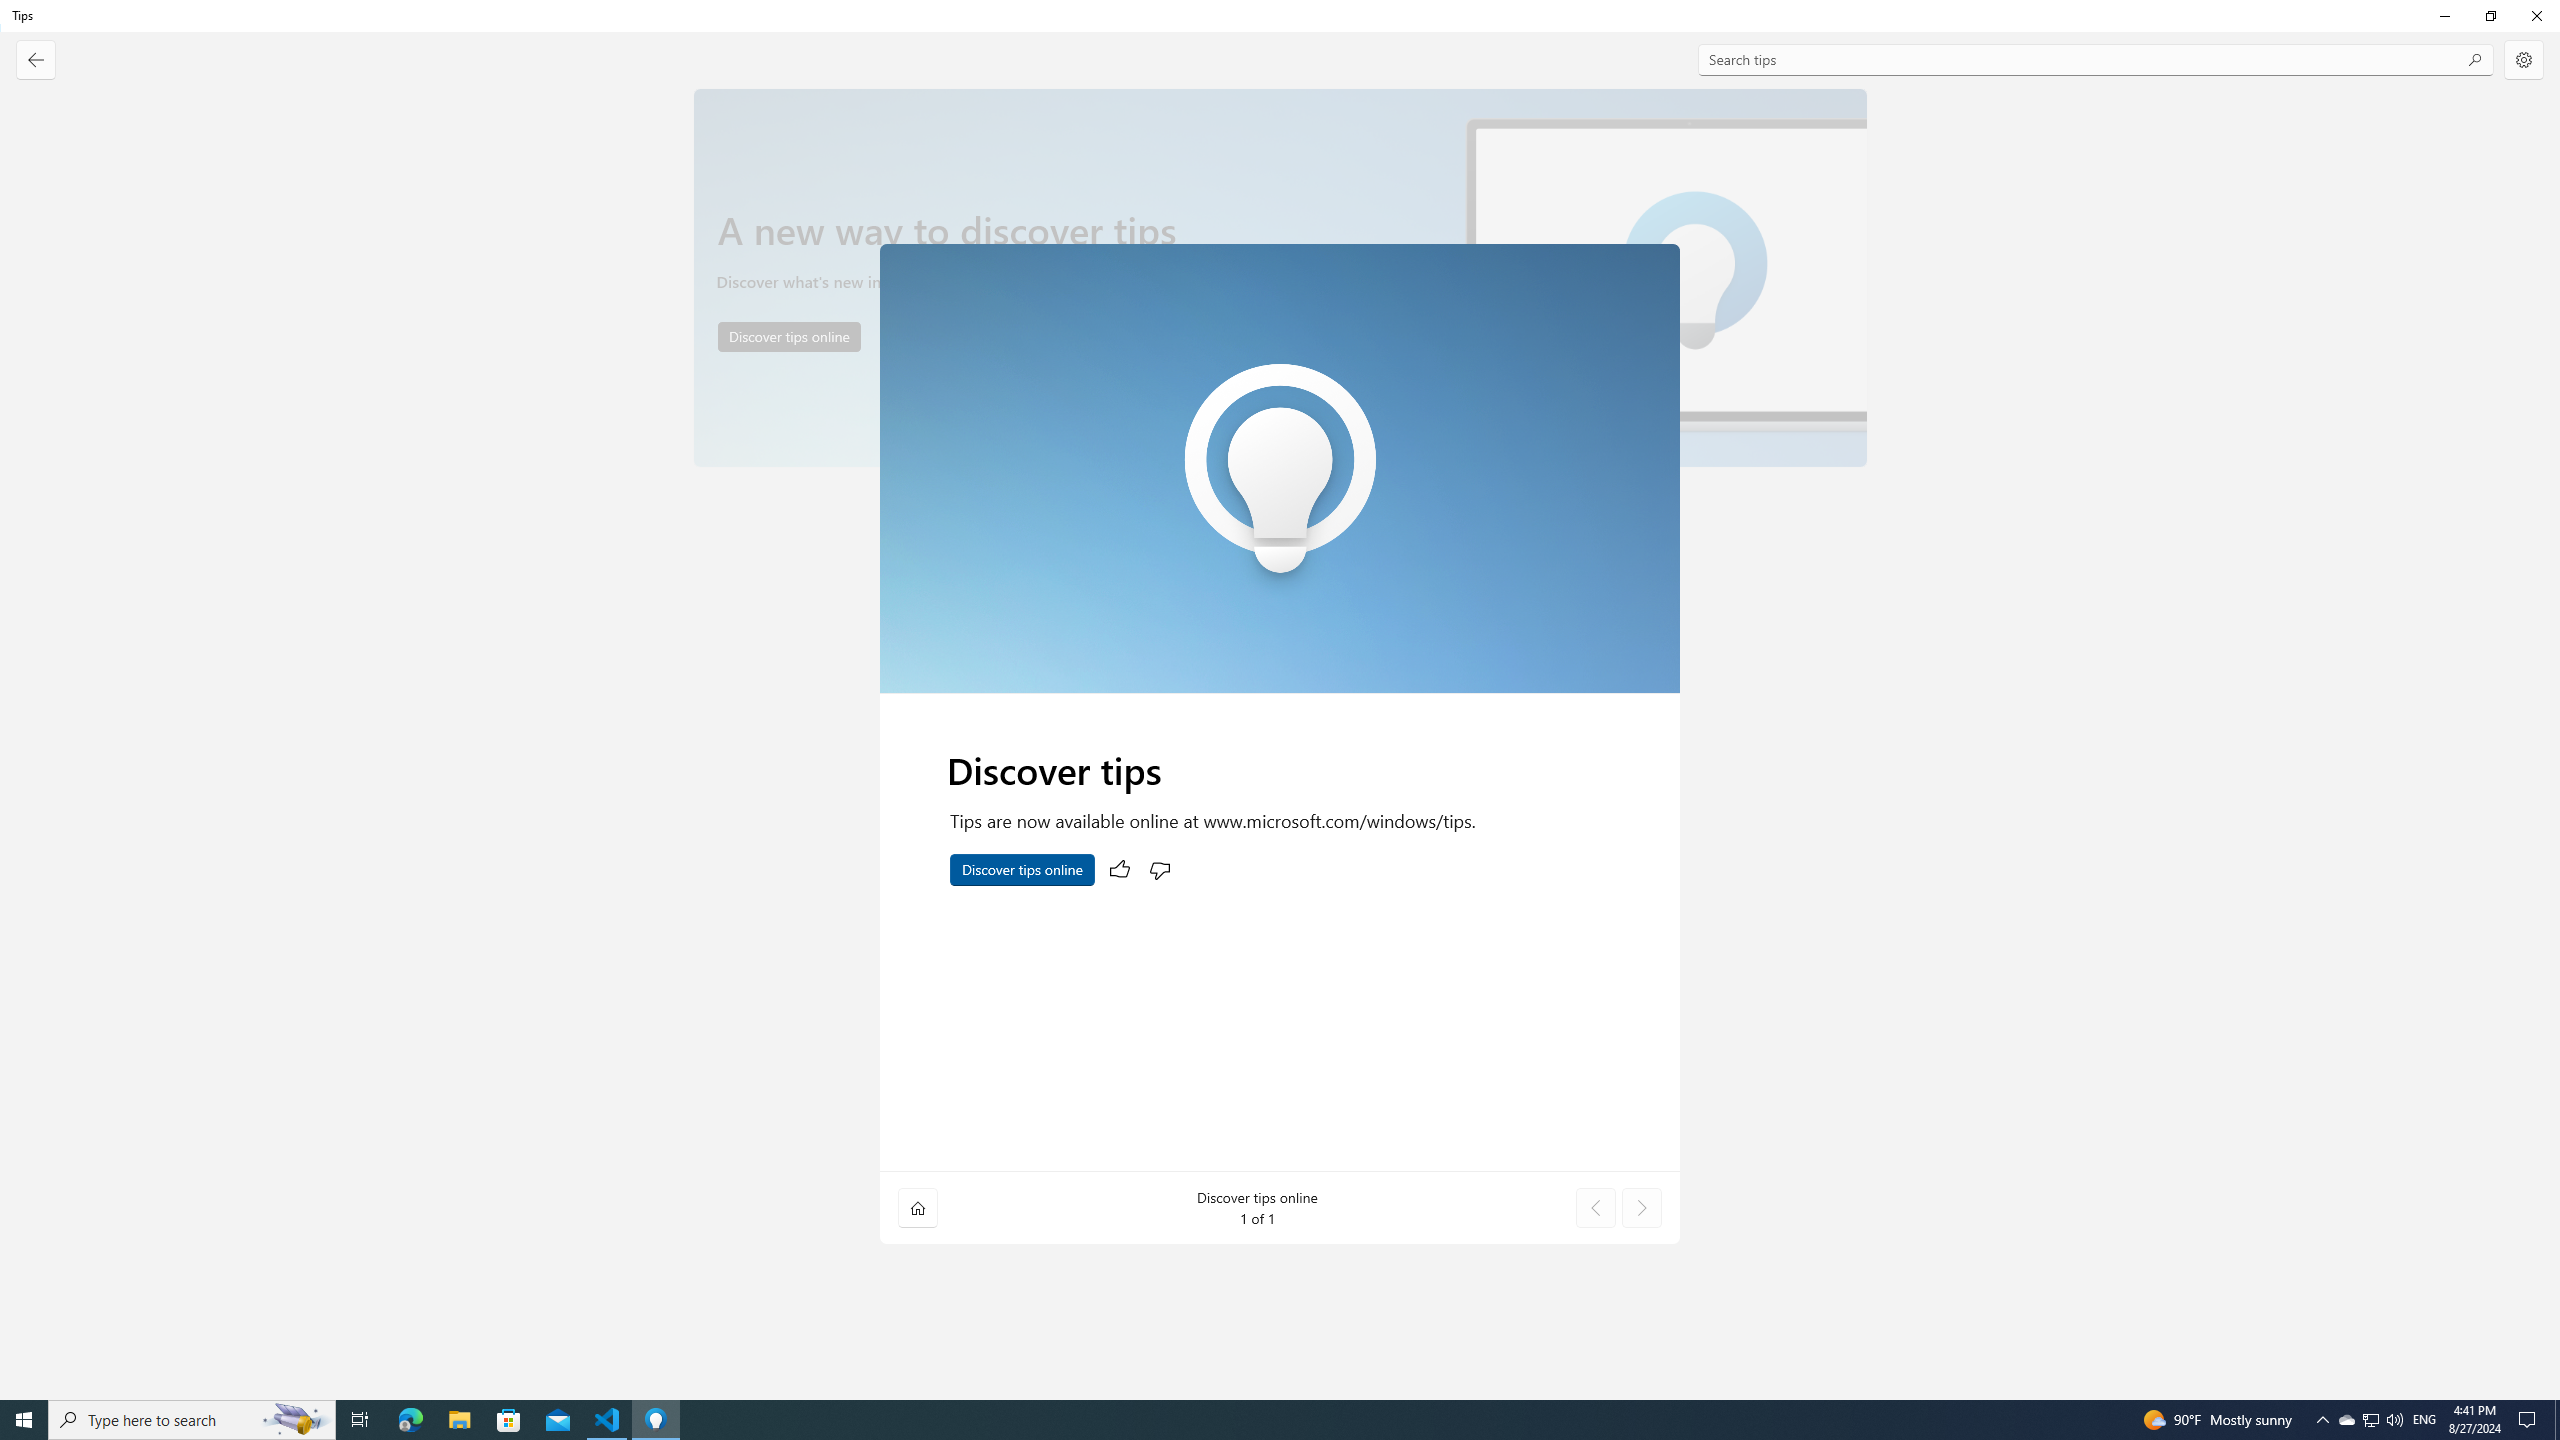 Image resolution: width=2560 pixels, height=1440 pixels. I want to click on 'Close Tips', so click(2535, 15).